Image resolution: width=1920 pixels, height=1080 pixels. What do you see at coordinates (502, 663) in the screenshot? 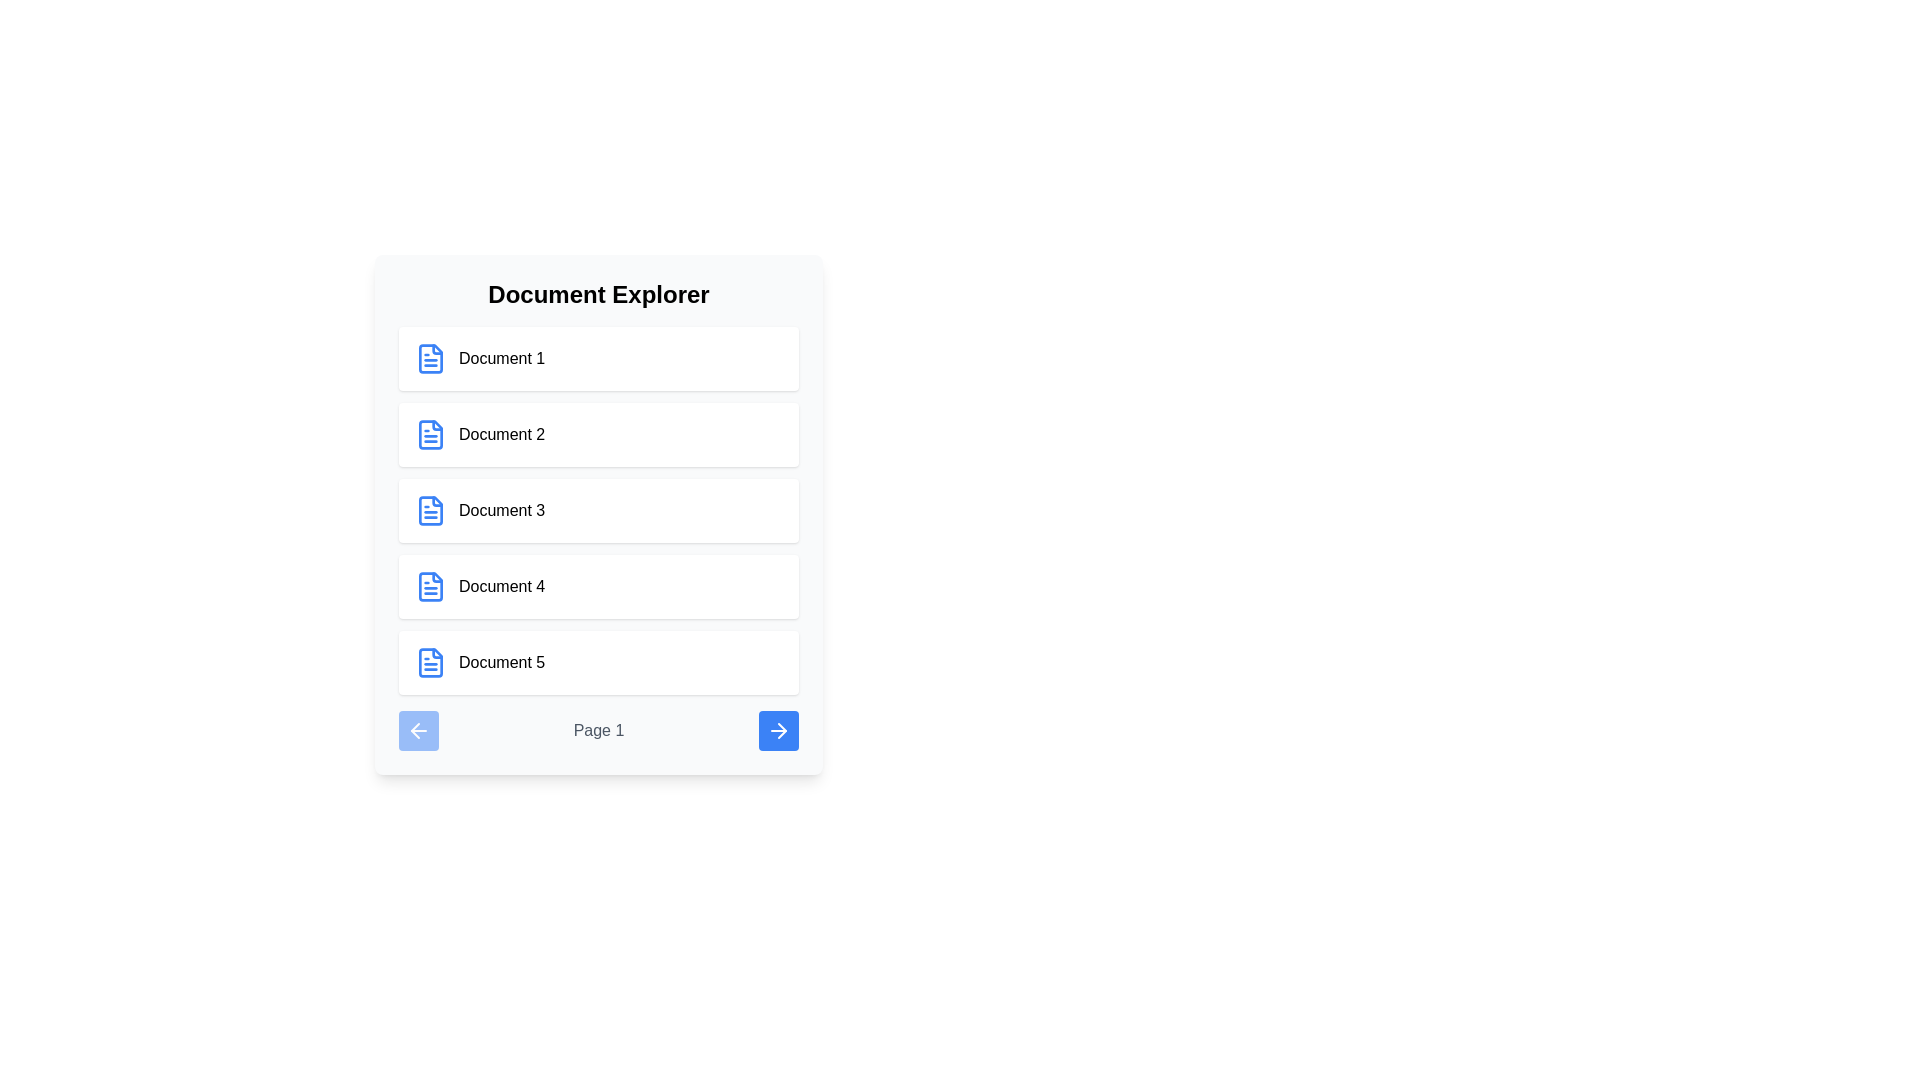
I see `text label displaying 'Document 5', which is styled with a medium font weight and aligned with a blue document icon on its left, positioned as the fifth item in a vertically arranged list of document entries` at bounding box center [502, 663].